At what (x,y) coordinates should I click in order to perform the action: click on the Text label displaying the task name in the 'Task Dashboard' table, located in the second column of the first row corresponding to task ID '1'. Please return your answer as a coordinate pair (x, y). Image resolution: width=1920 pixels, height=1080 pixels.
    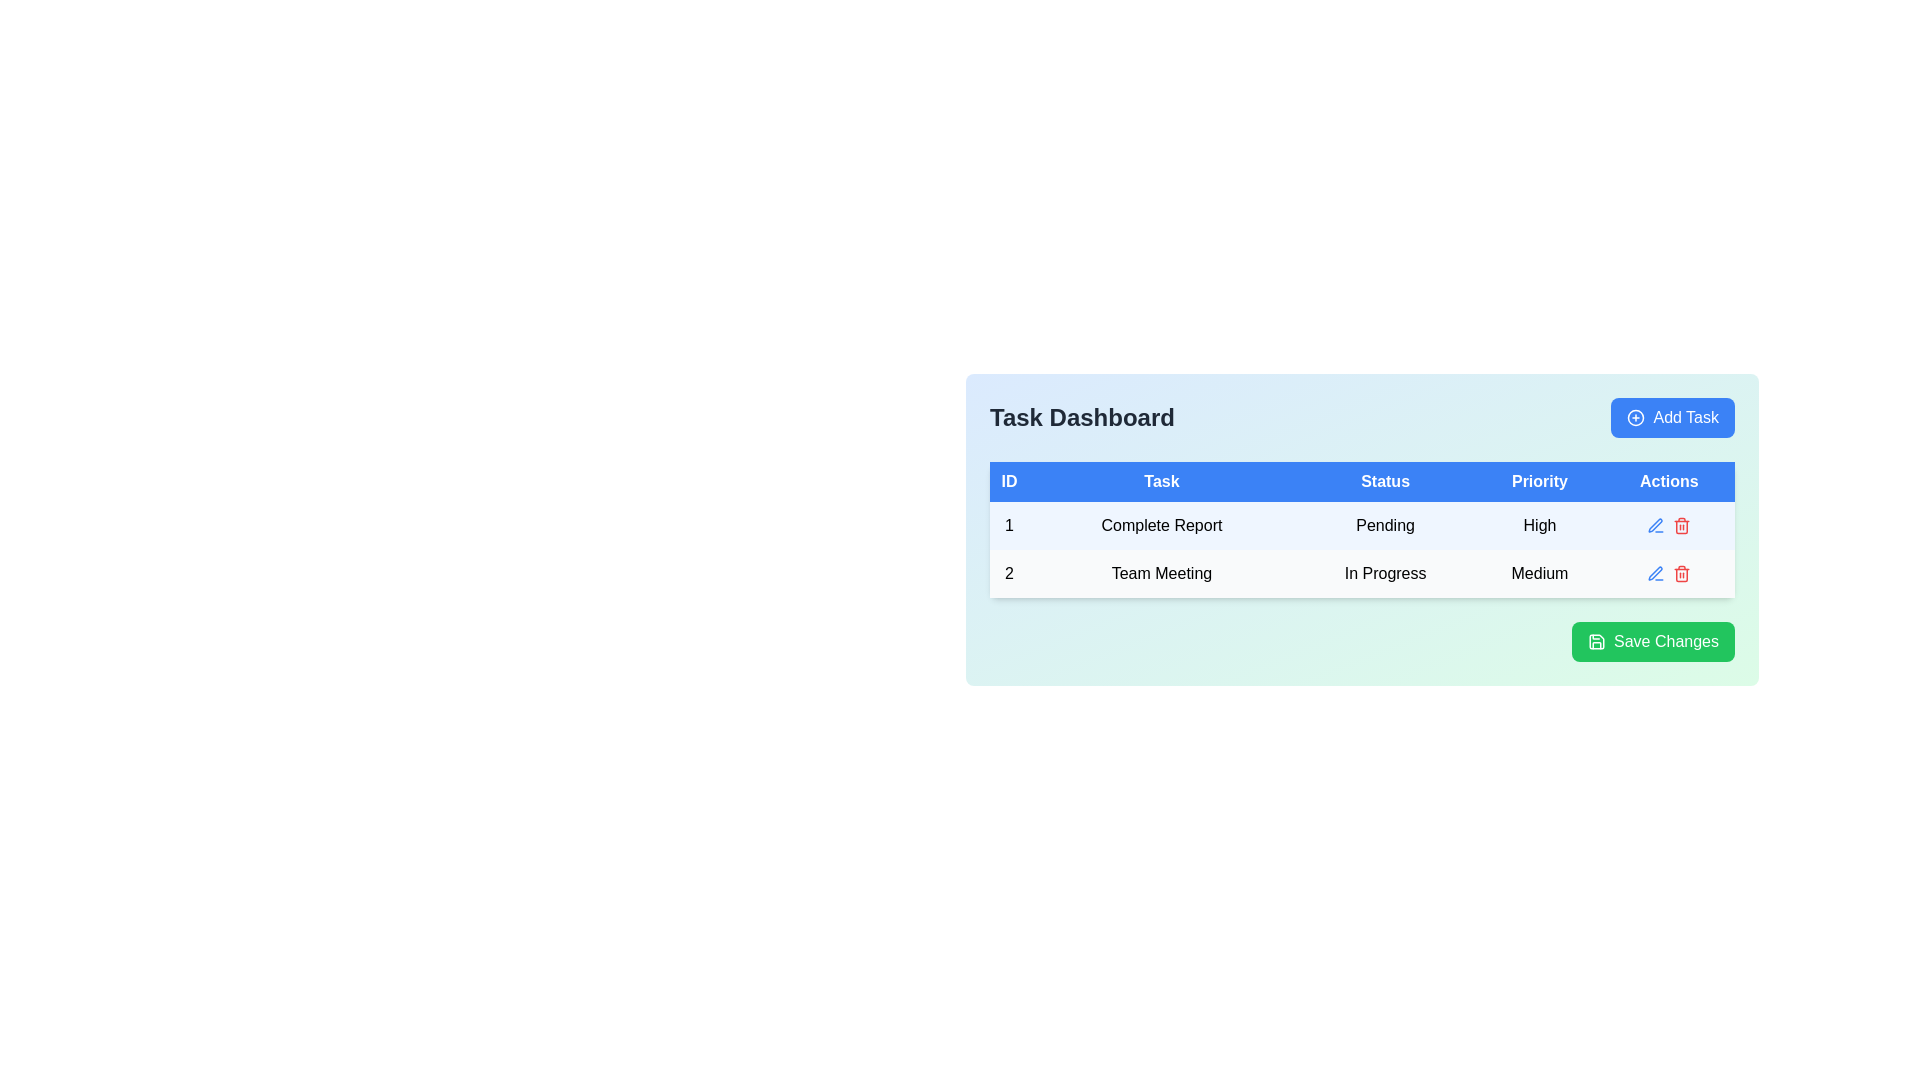
    Looking at the image, I should click on (1161, 524).